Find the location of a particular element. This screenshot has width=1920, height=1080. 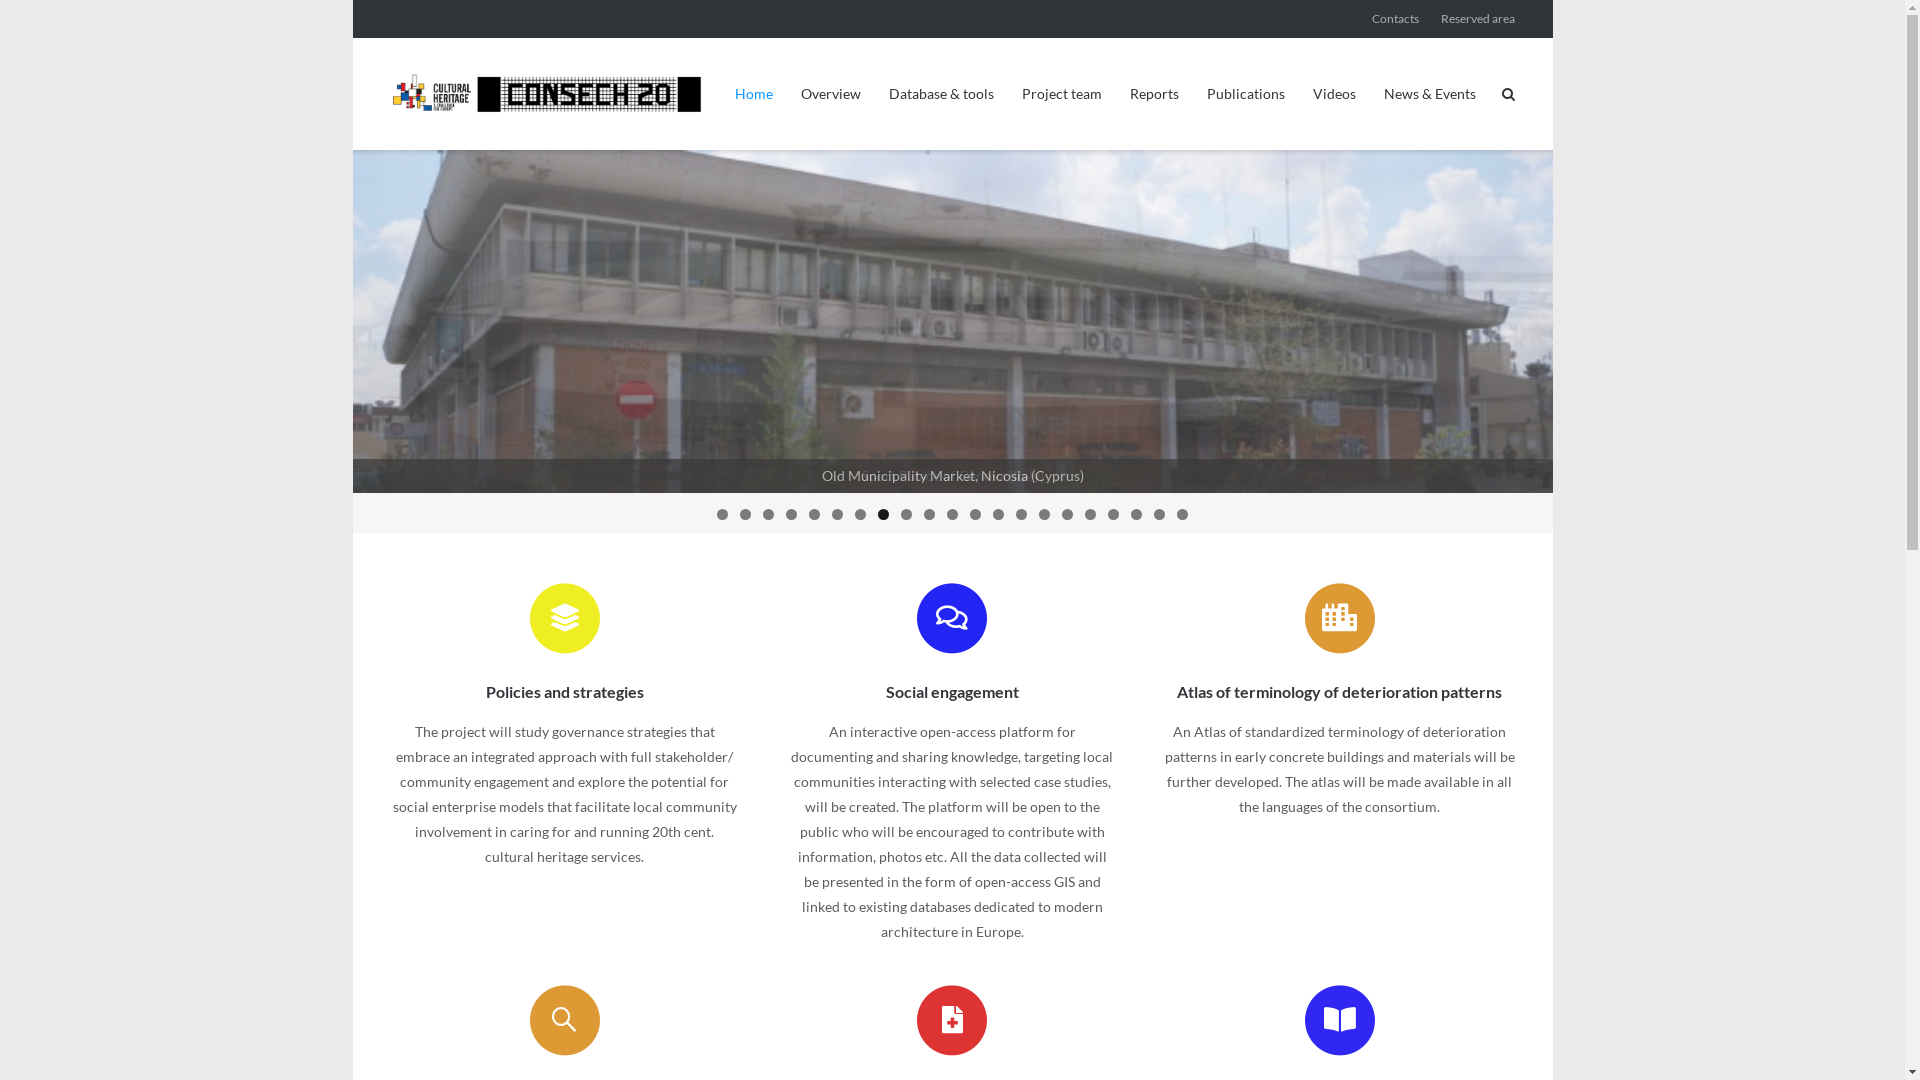

'9' is located at coordinates (905, 513).